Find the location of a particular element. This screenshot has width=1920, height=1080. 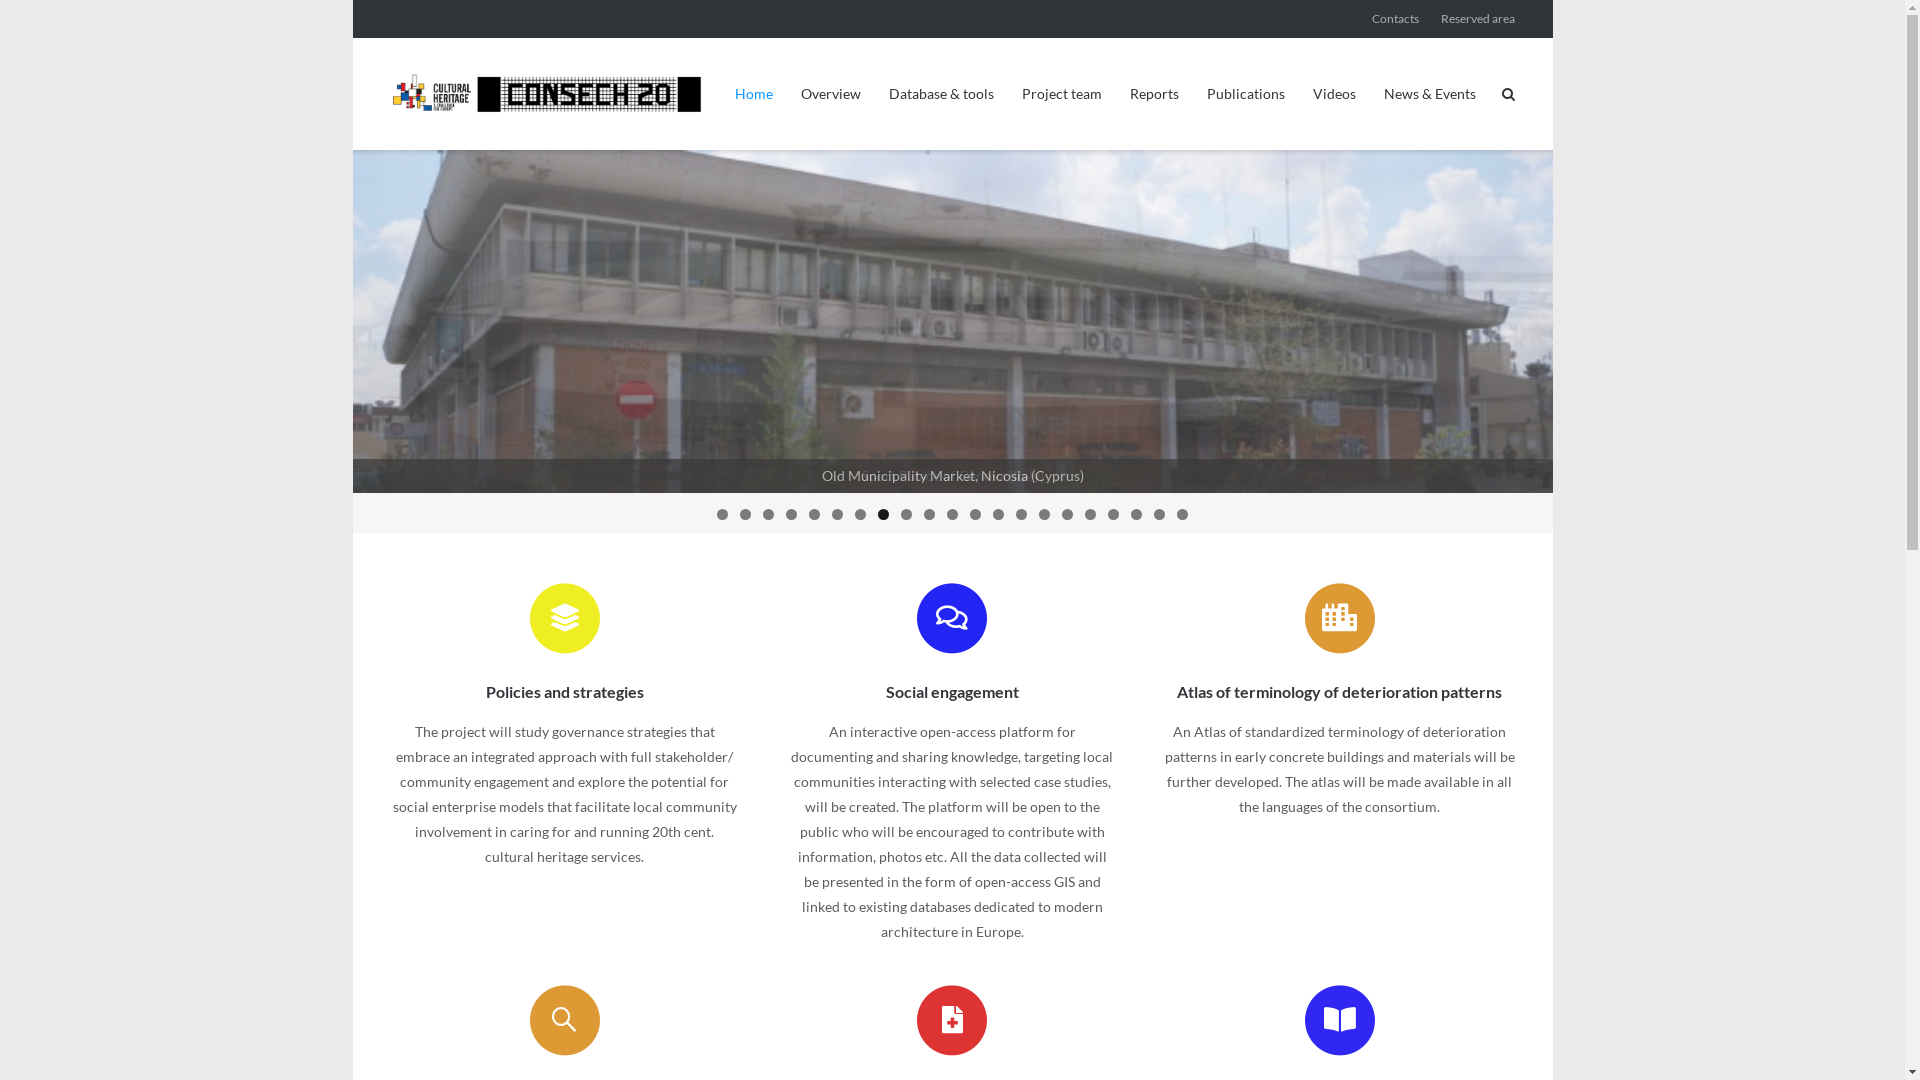

'9' is located at coordinates (905, 513).